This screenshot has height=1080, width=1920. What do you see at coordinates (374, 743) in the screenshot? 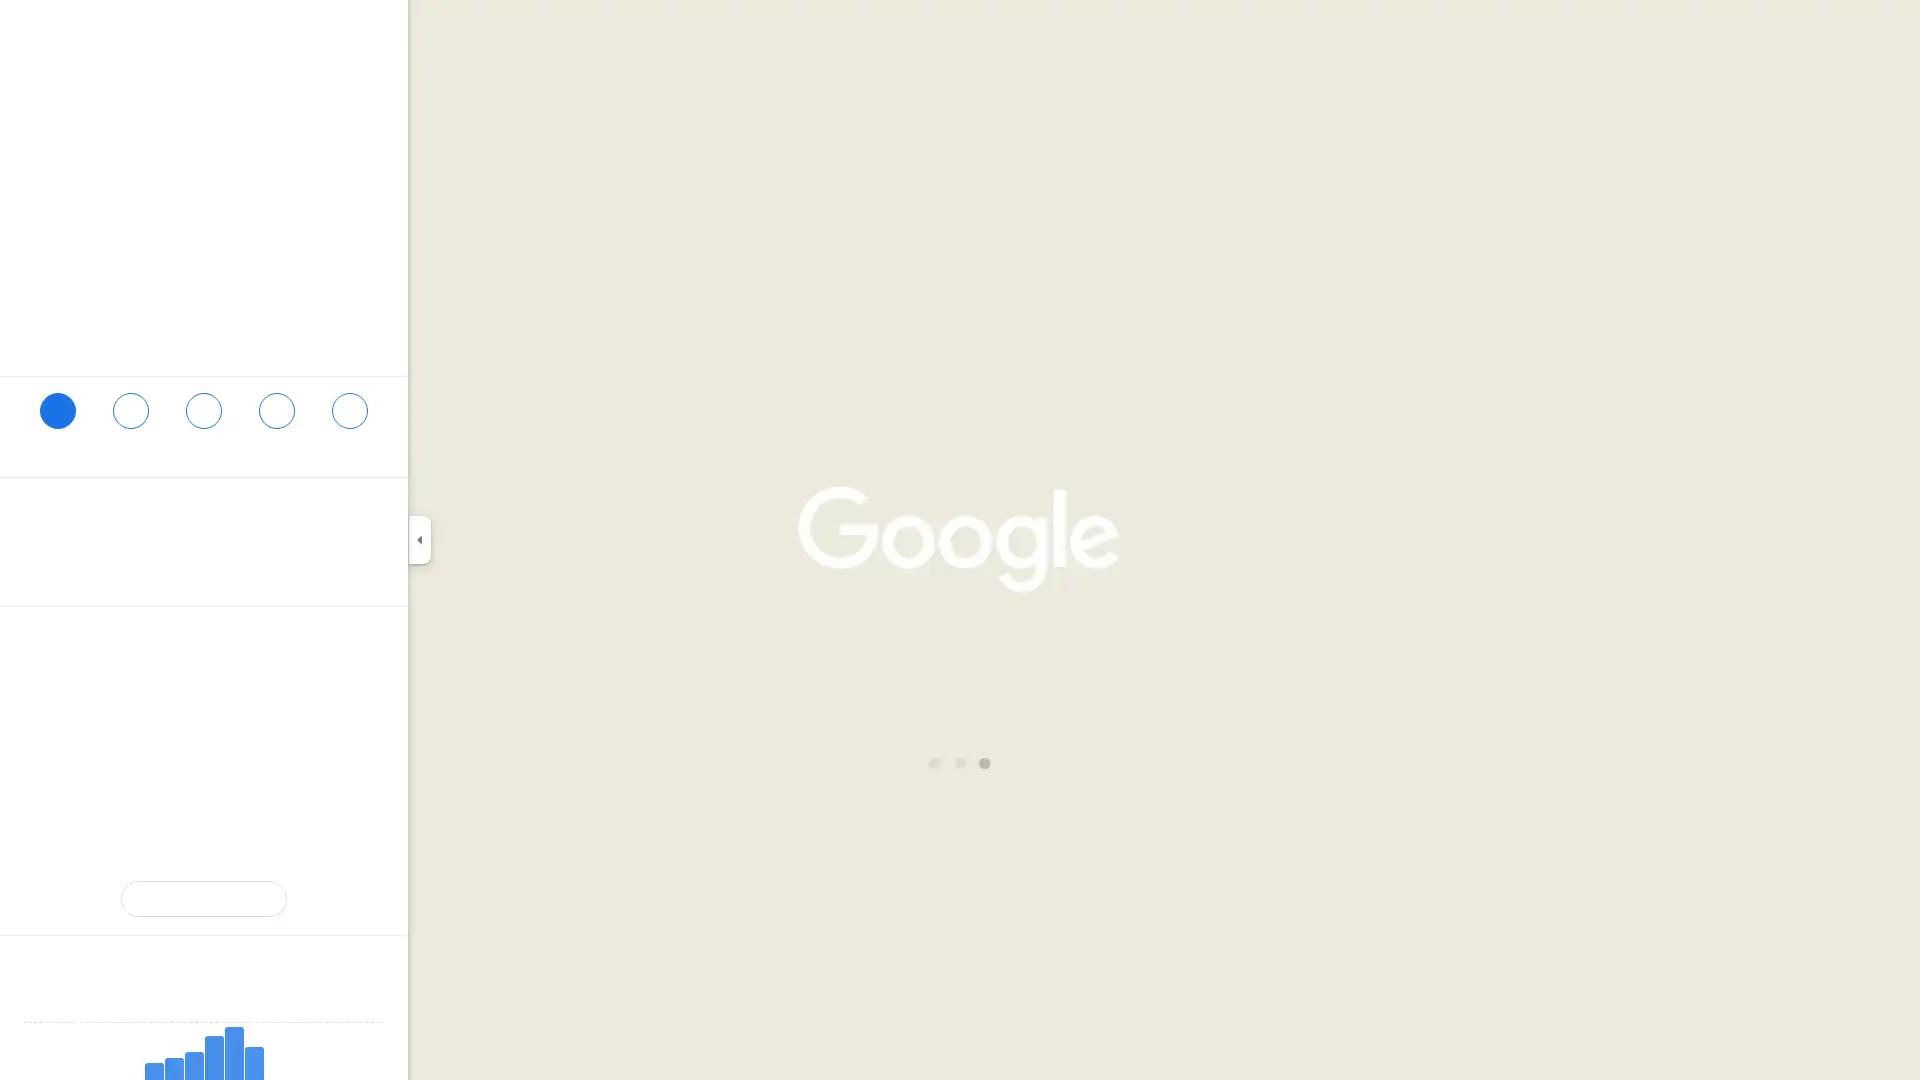
I see `Call phone number` at bounding box center [374, 743].